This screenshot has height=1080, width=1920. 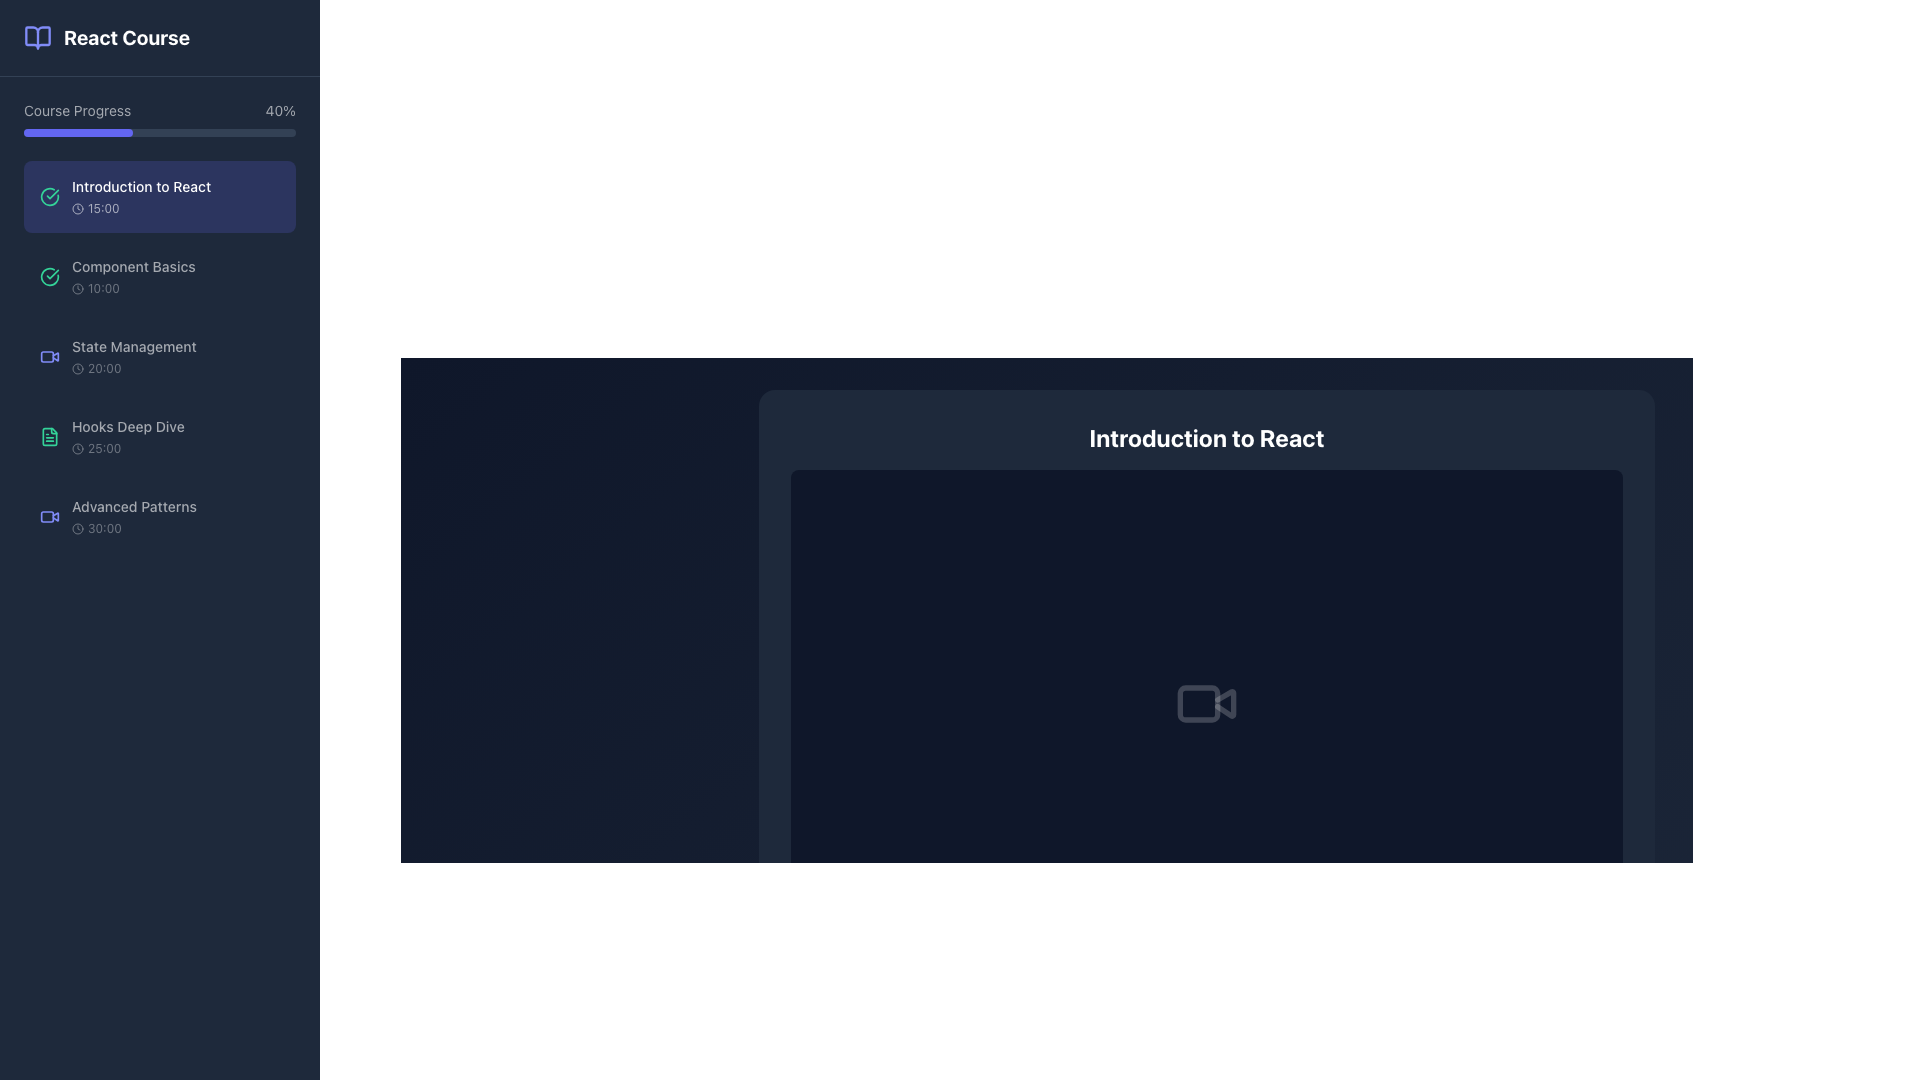 What do you see at coordinates (158, 435) in the screenshot?
I see `the interactive list item labeled 'Hooks Deep Dive' with a green document icon` at bounding box center [158, 435].